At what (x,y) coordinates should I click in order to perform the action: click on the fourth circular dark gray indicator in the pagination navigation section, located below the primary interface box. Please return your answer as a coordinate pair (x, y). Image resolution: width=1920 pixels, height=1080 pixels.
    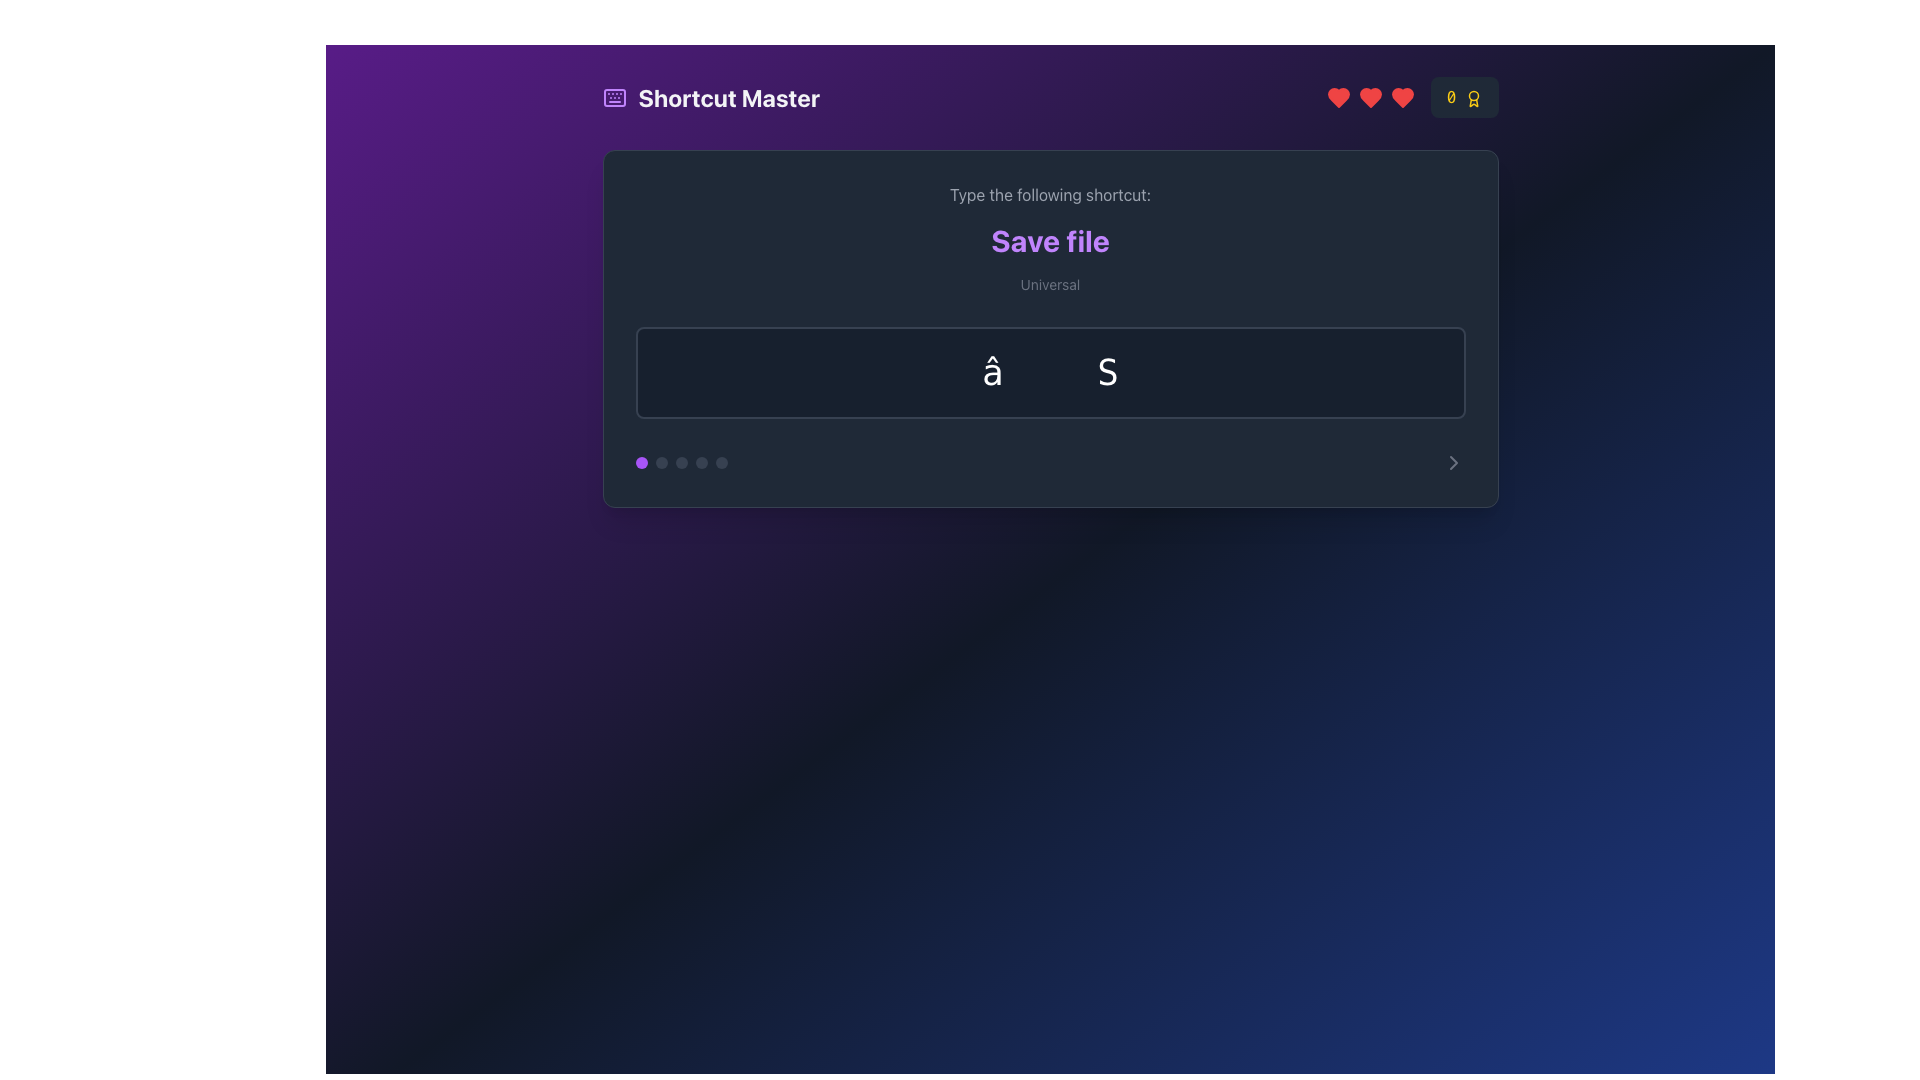
    Looking at the image, I should click on (701, 462).